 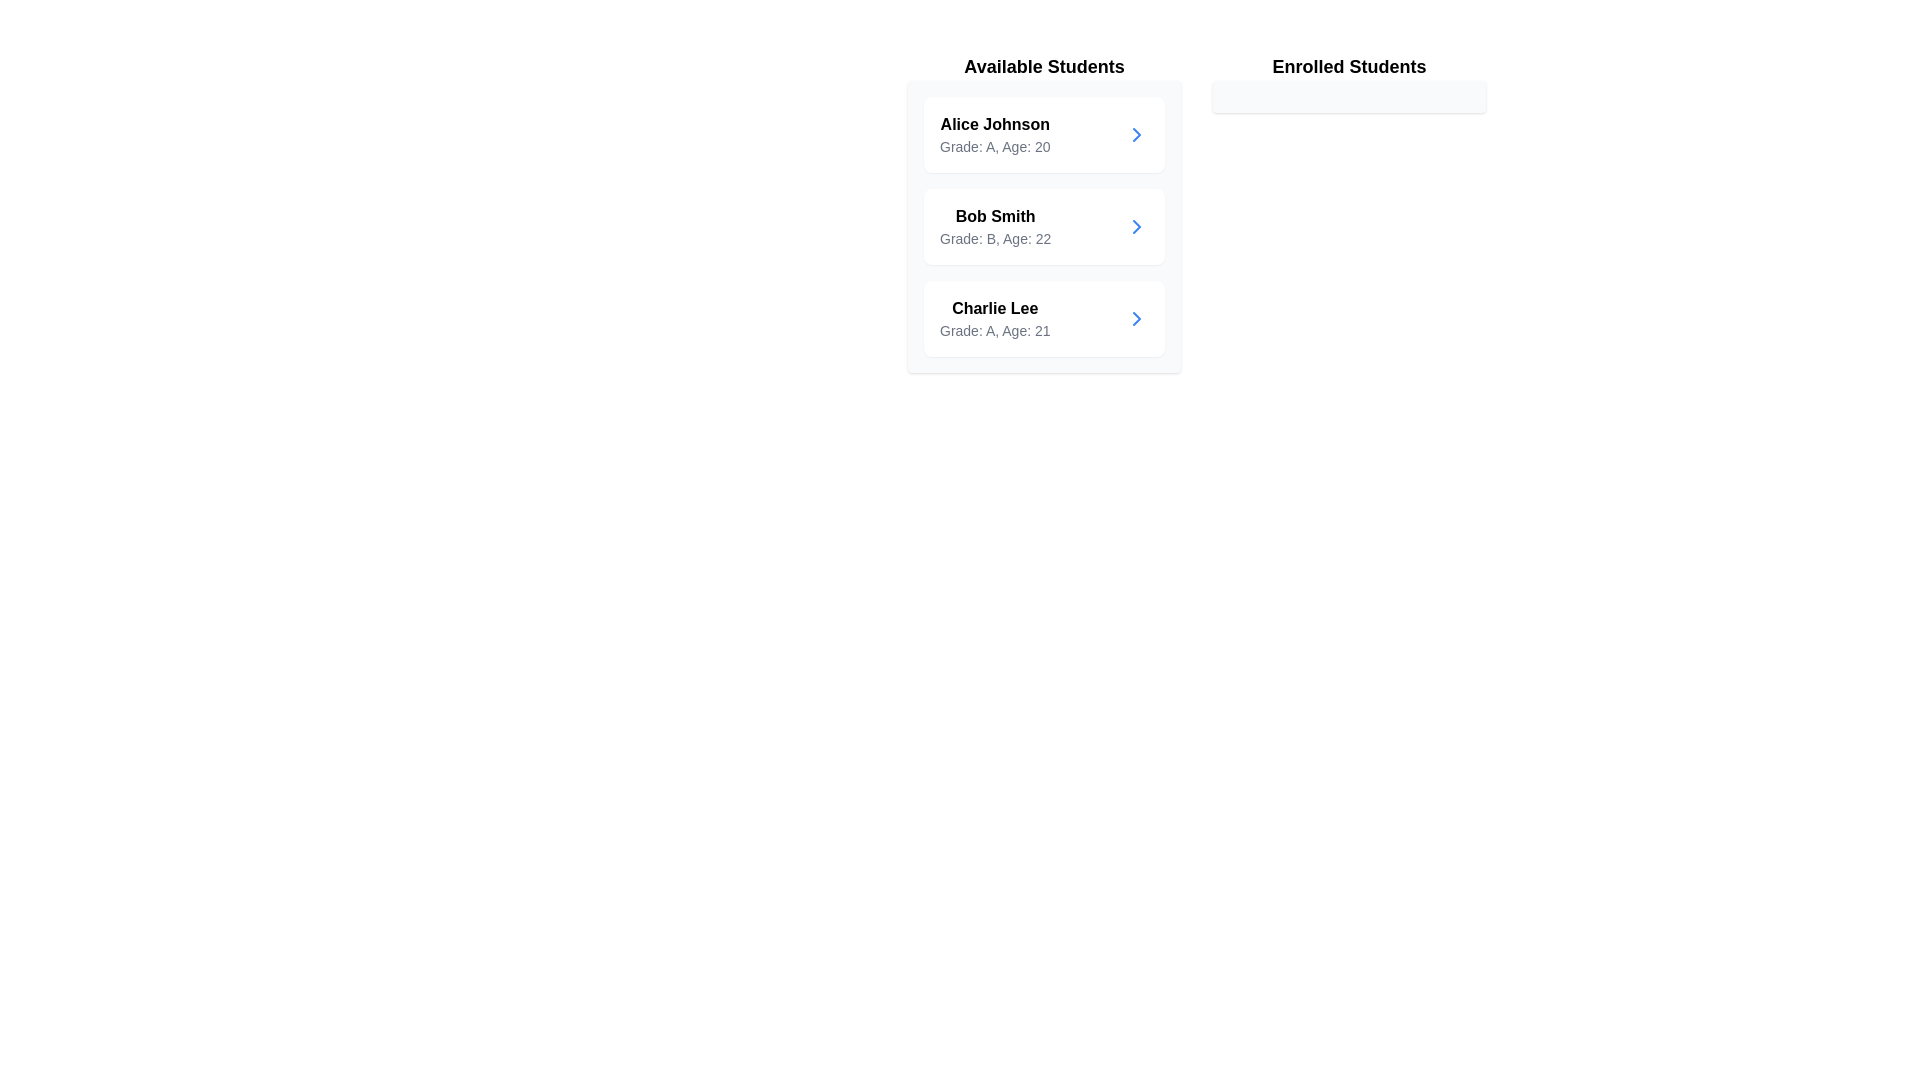 I want to click on transfer button for the student Charlie Lee to move them to the enrolled list, so click(x=1137, y=318).